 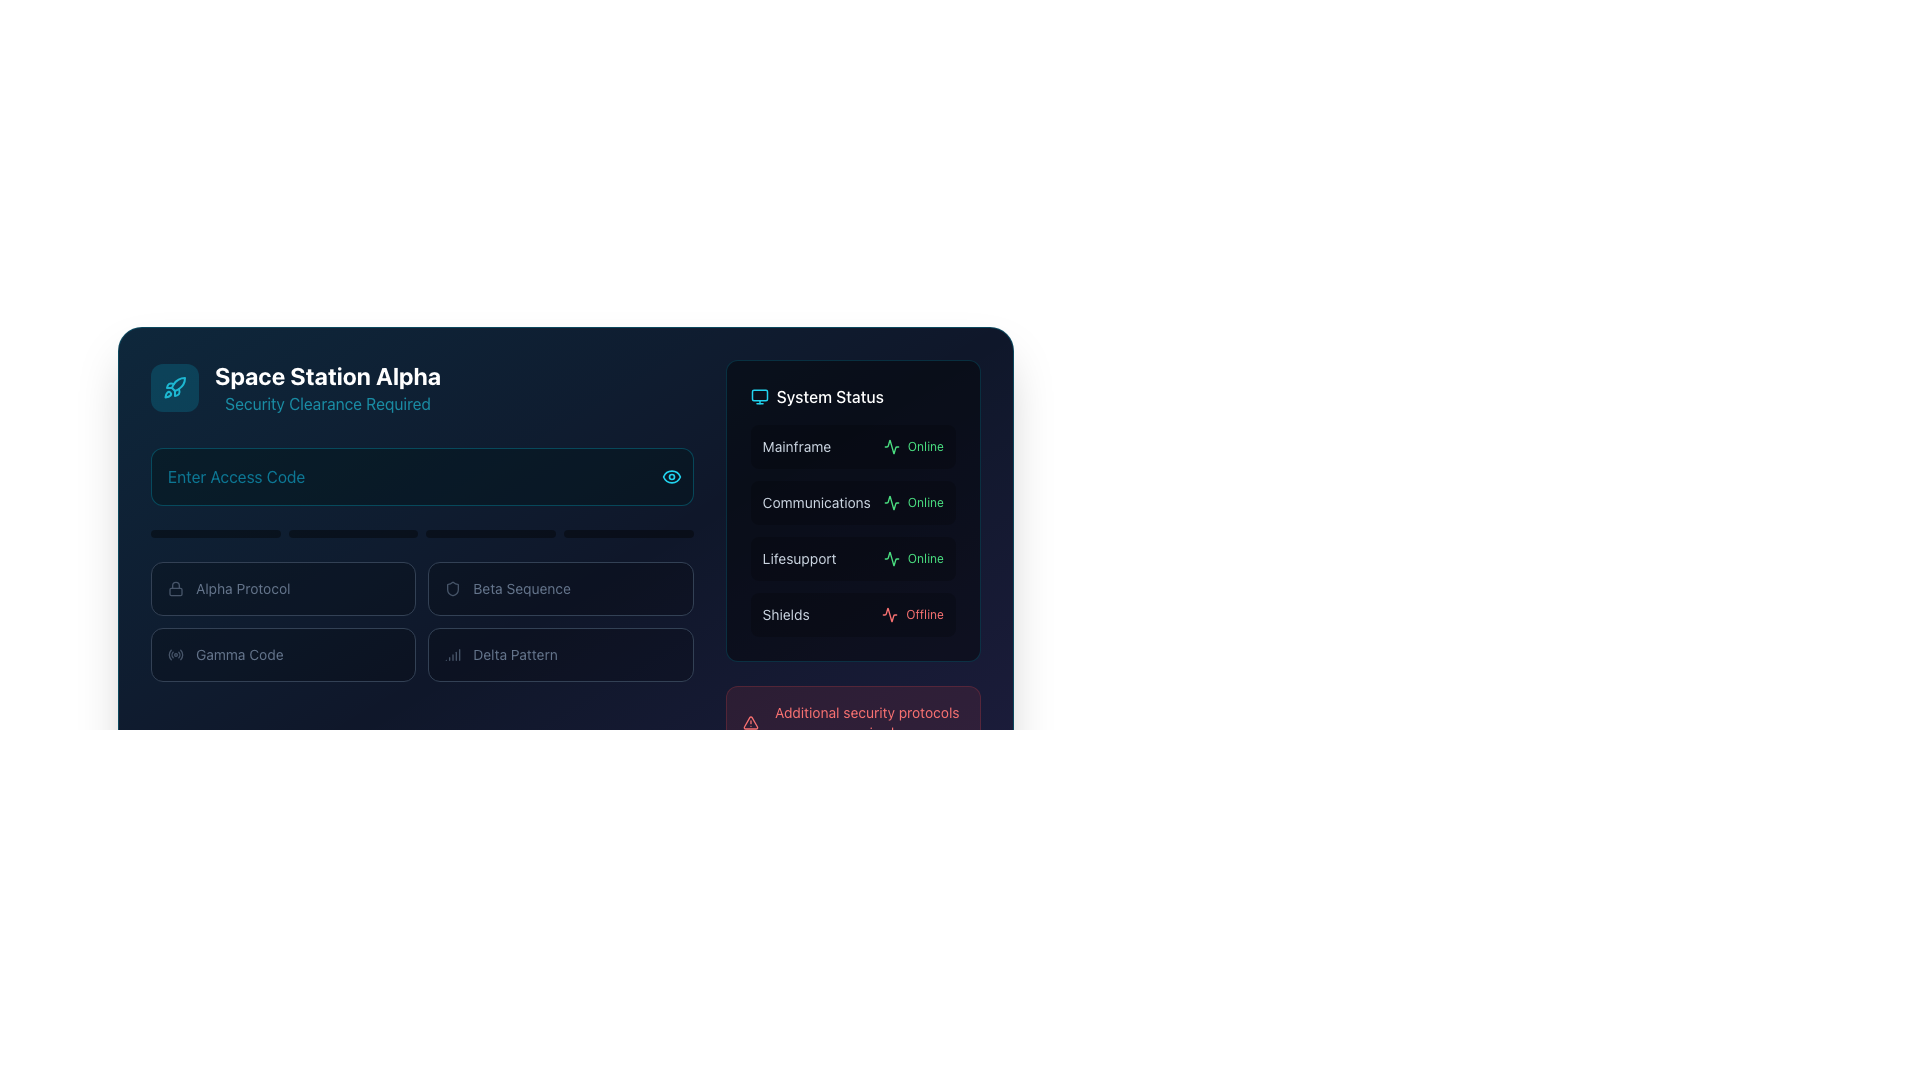 What do you see at coordinates (174, 388) in the screenshot?
I see `the space-themed icon located at the top-left segment of the interface, near the text 'Space Station Alpha'` at bounding box center [174, 388].